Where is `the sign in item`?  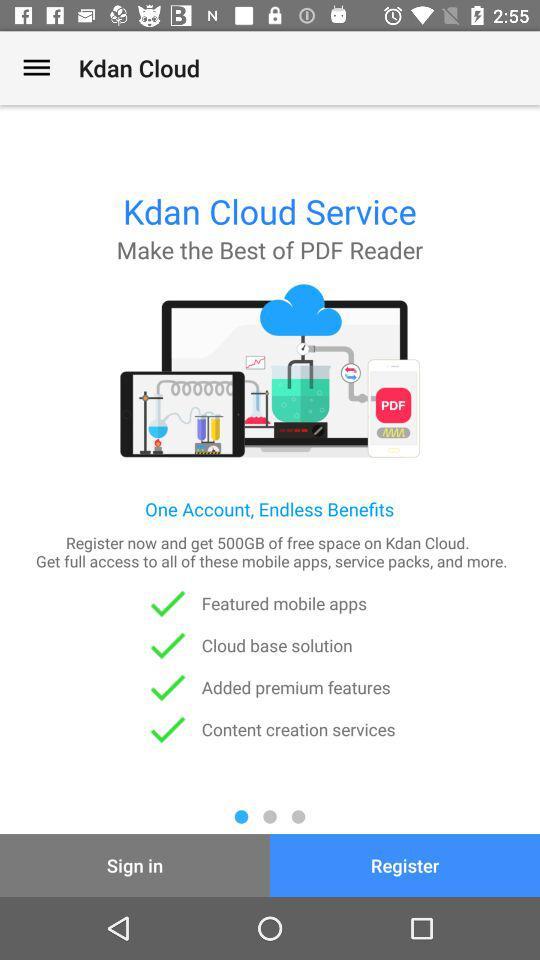
the sign in item is located at coordinates (135, 864).